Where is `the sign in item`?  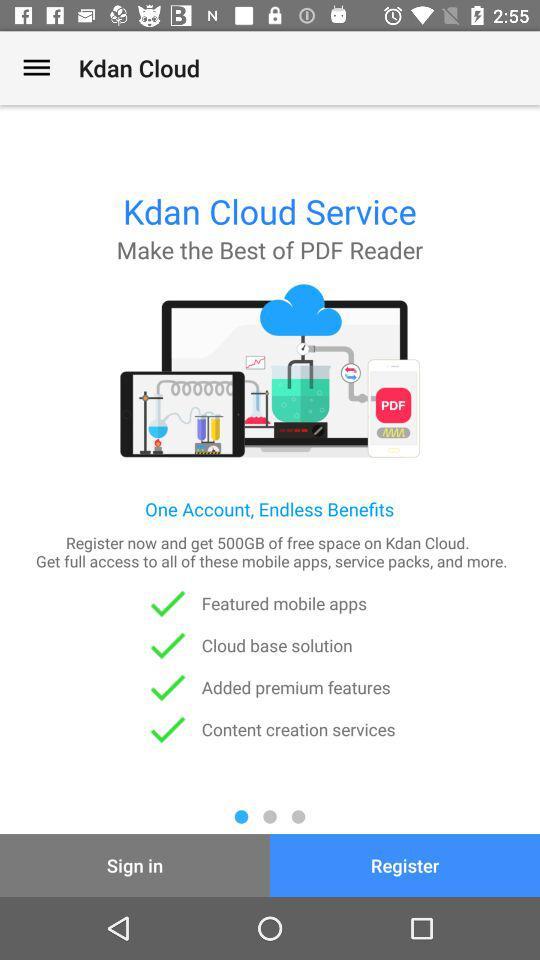
the sign in item is located at coordinates (135, 864).